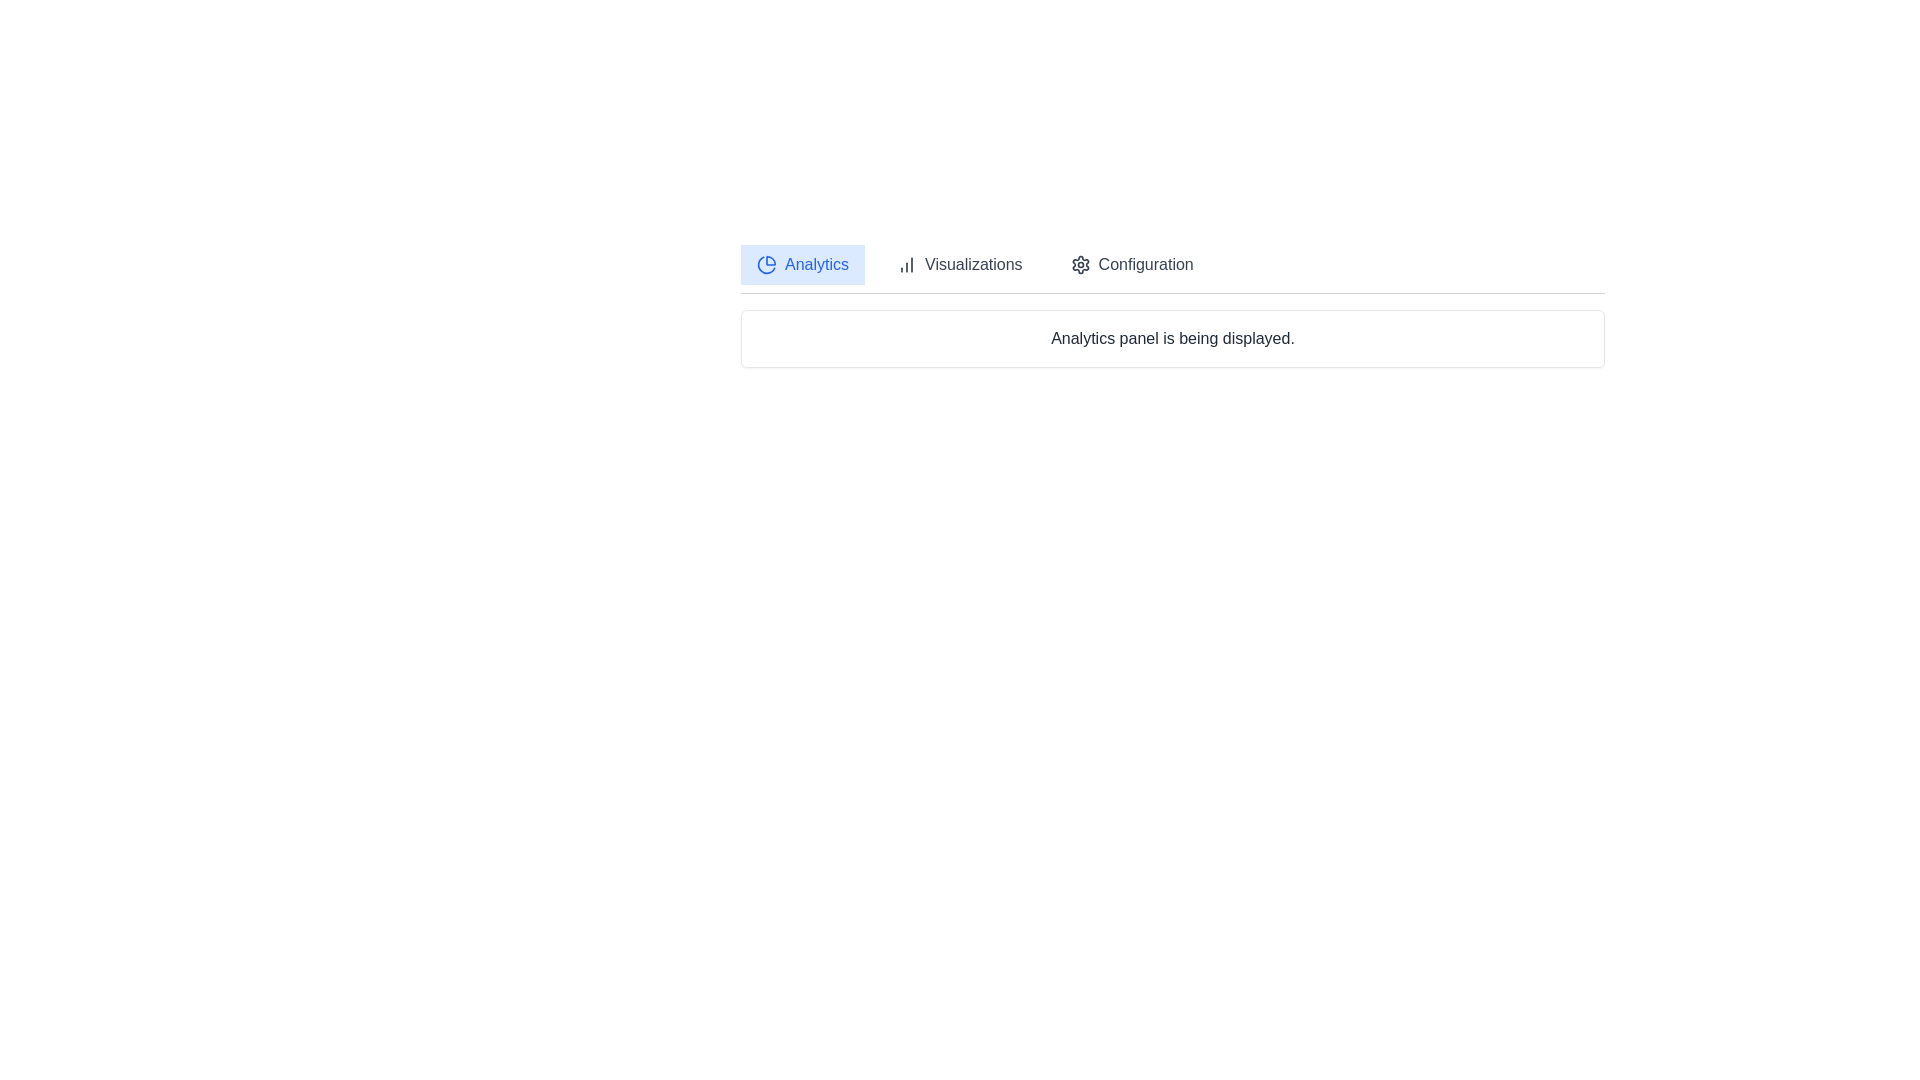 This screenshot has width=1920, height=1080. What do you see at coordinates (802, 264) in the screenshot?
I see `the tab labeled Analytics to inspect its icon and label` at bounding box center [802, 264].